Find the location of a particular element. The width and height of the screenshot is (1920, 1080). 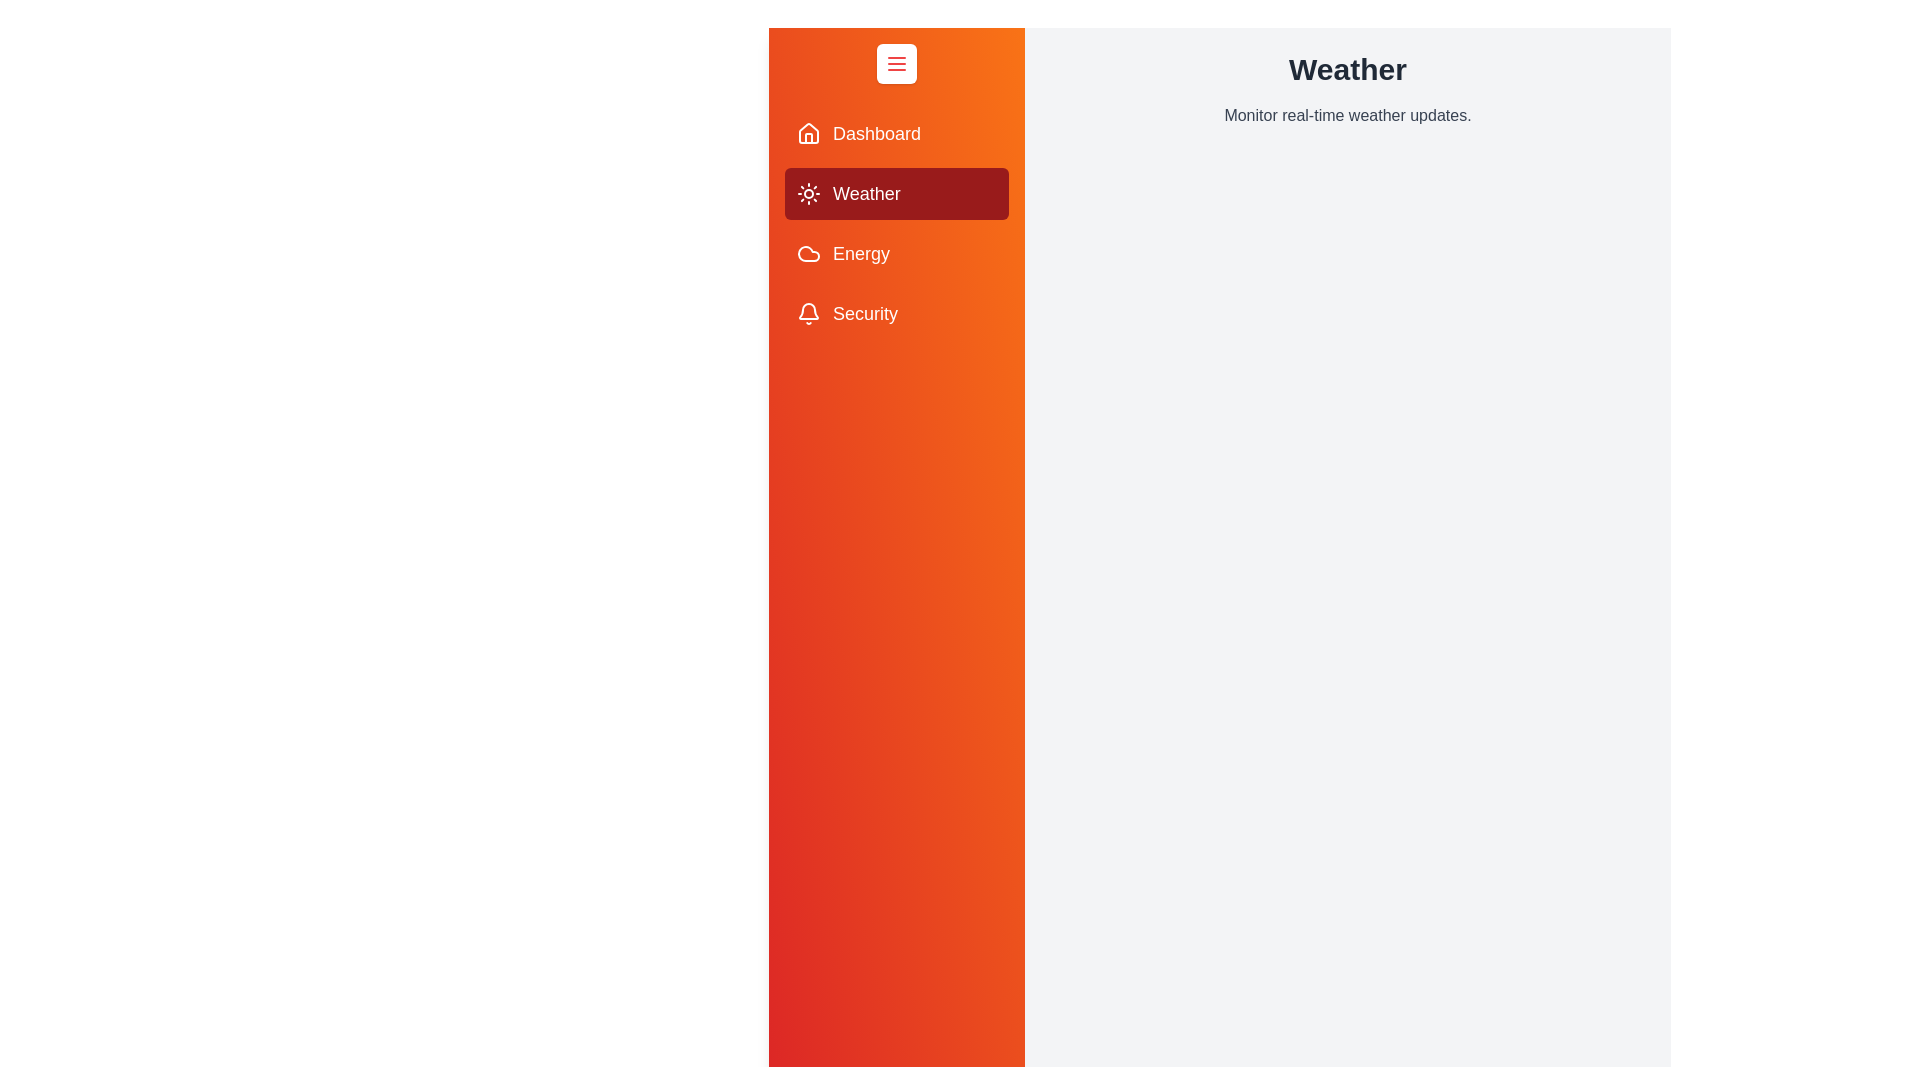

the Security section from the drawer menu is located at coordinates (896, 313).